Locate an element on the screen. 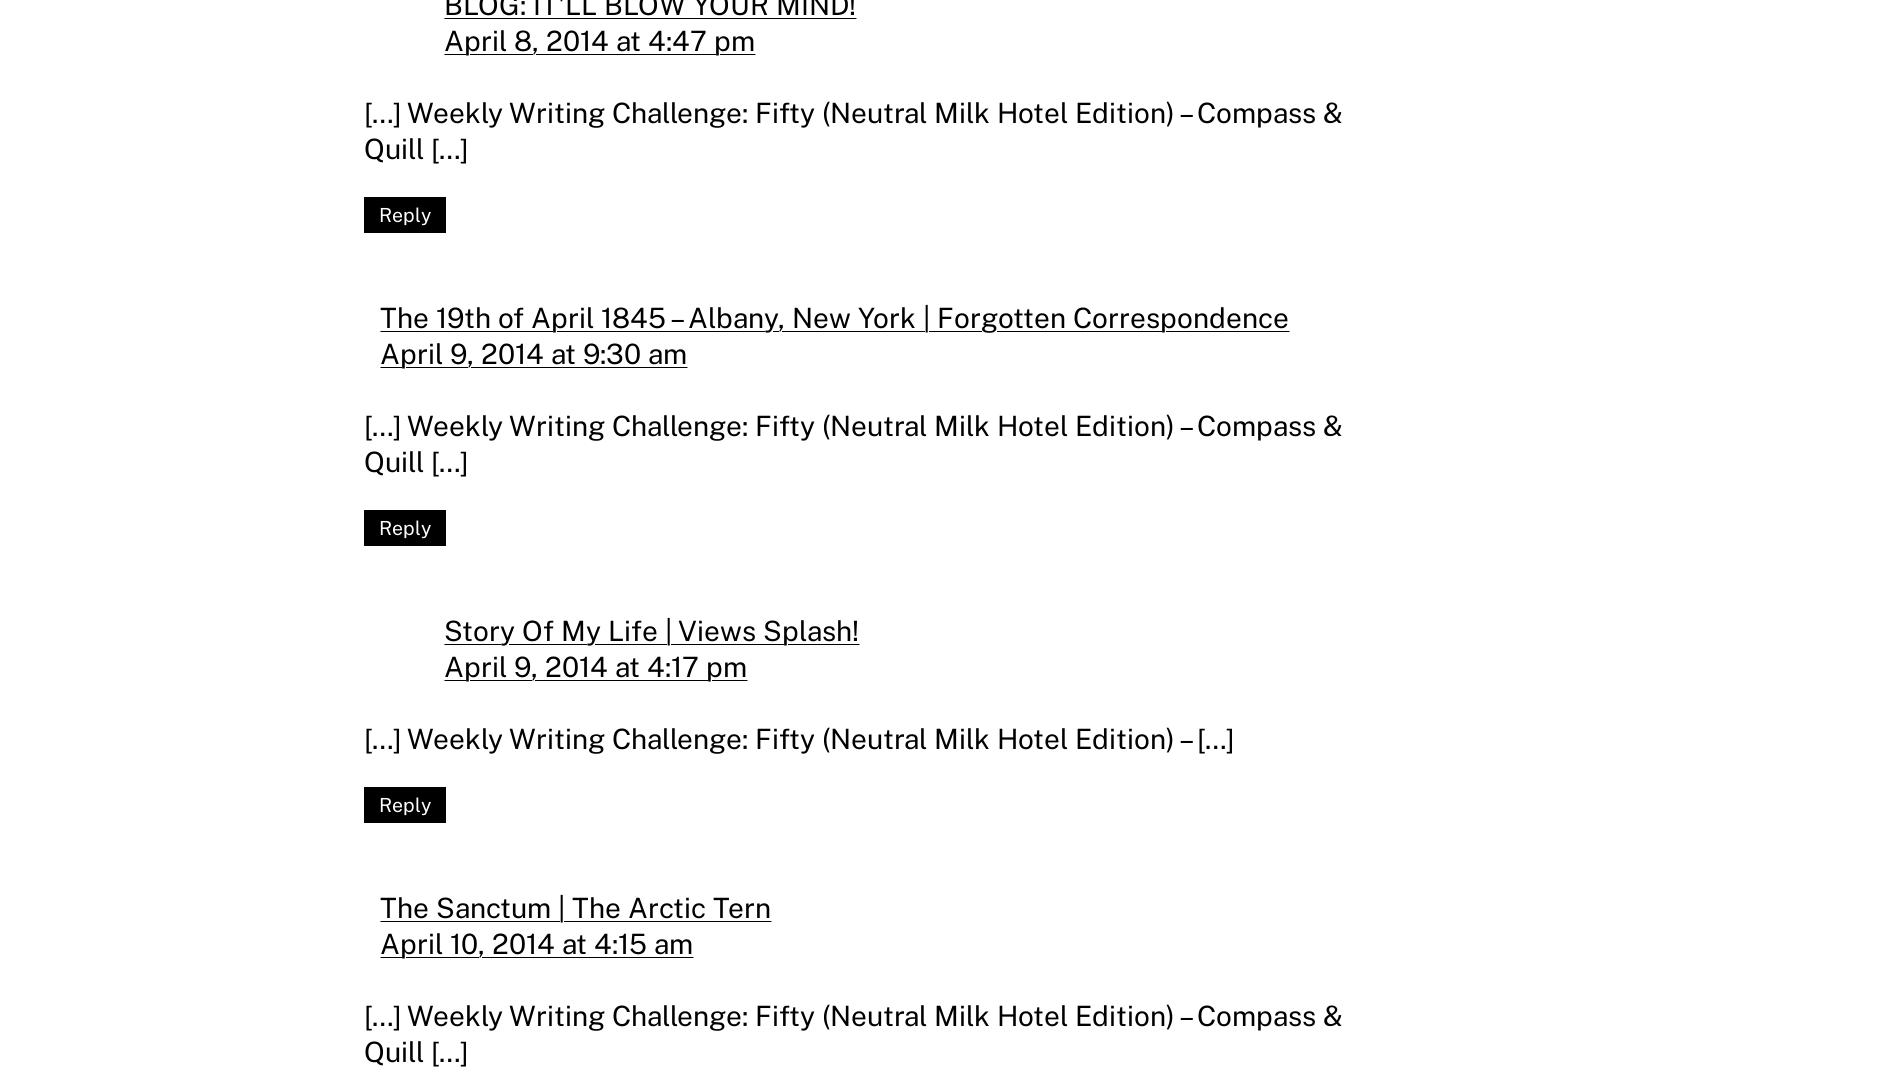  'Story Of My Life | Views Splash!' is located at coordinates (651, 629).